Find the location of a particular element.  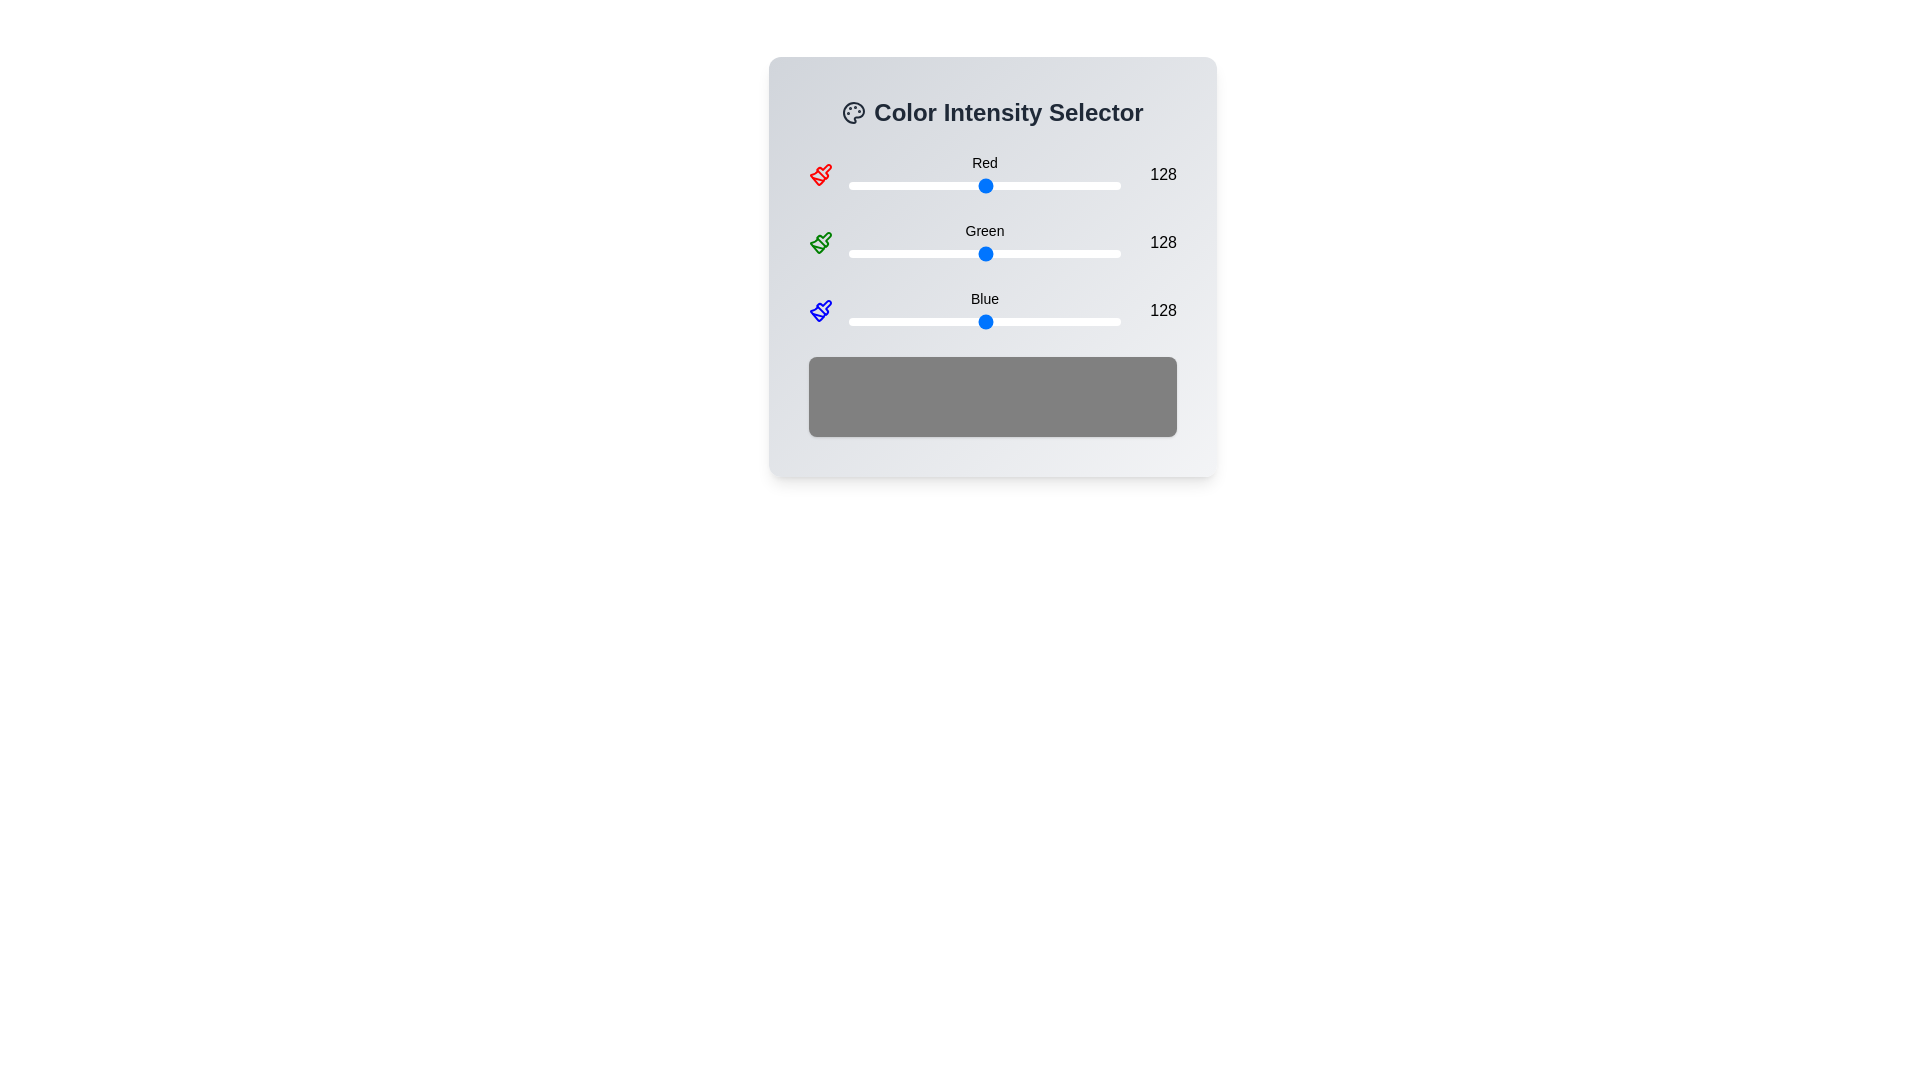

the green intensity is located at coordinates (881, 253).